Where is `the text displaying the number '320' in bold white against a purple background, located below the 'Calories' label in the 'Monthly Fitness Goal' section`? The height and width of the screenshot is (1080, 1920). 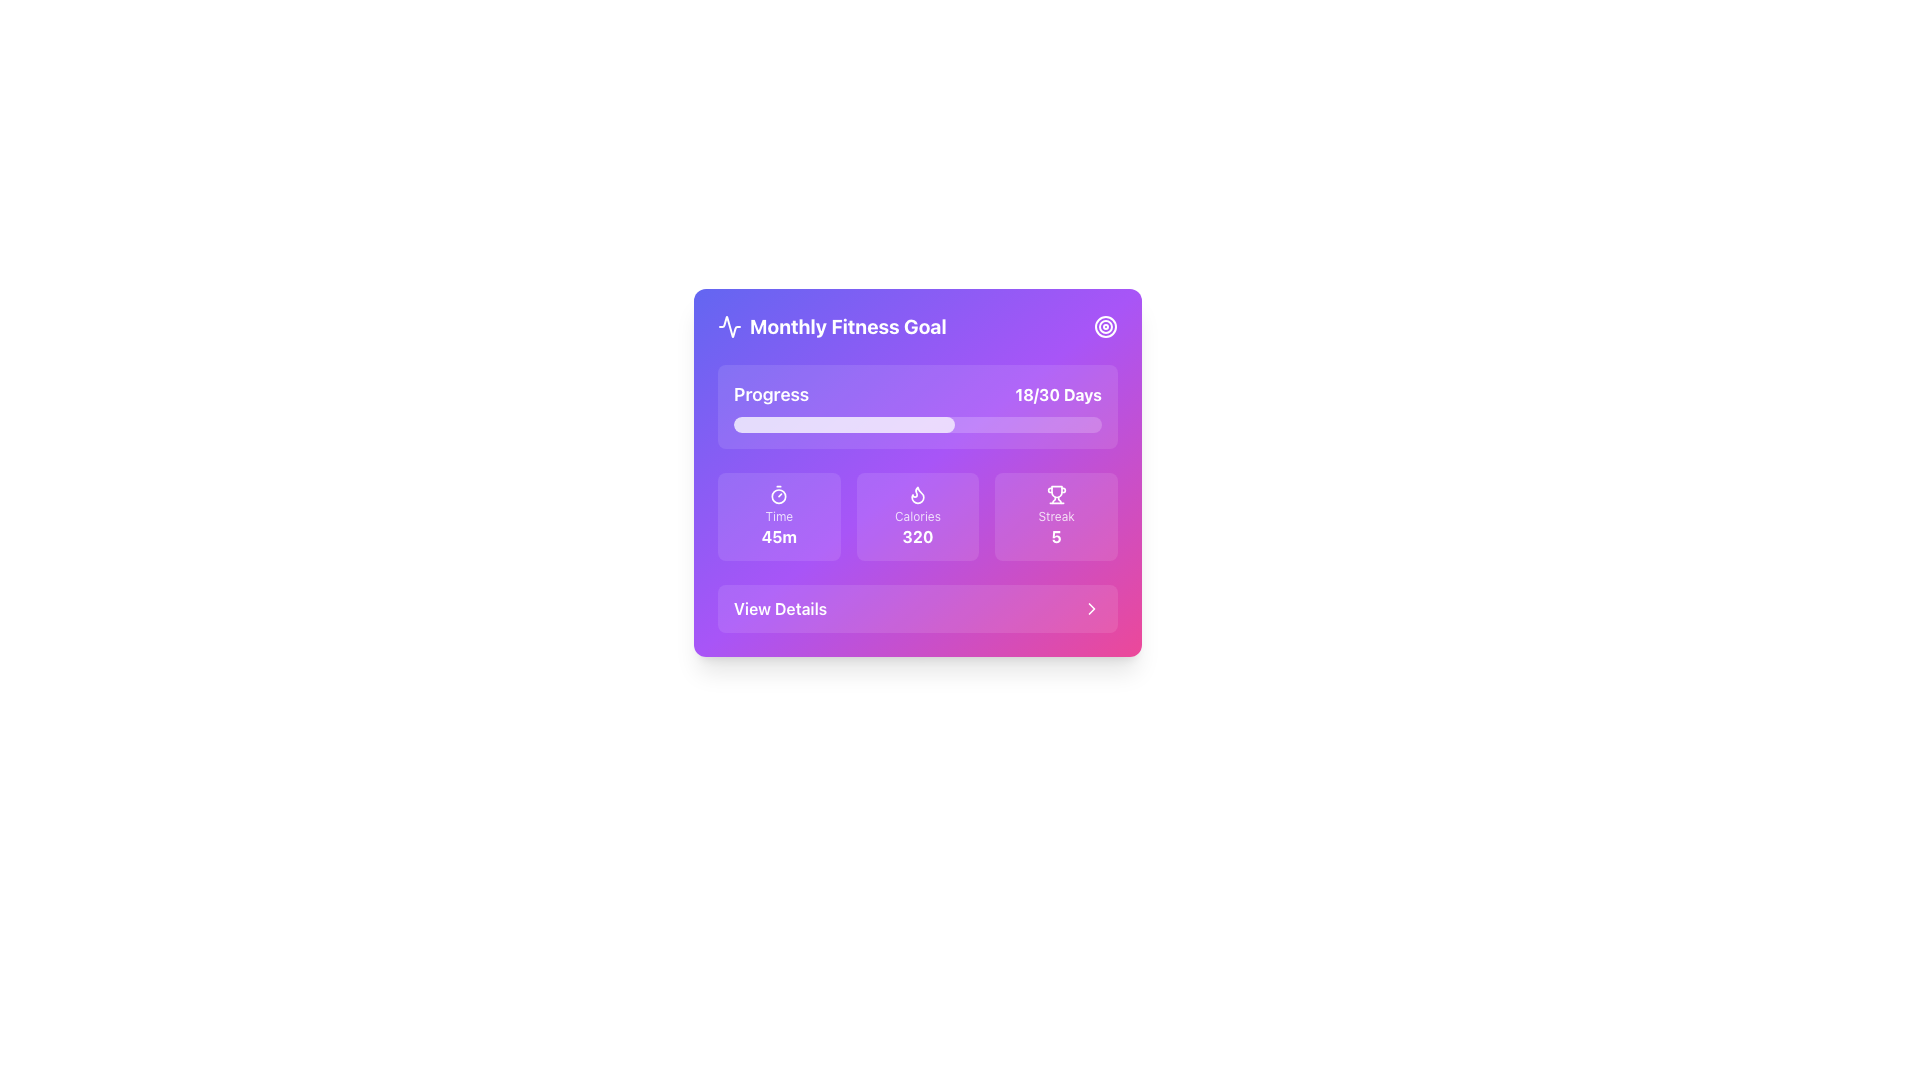
the text displaying the number '320' in bold white against a purple background, located below the 'Calories' label in the 'Monthly Fitness Goal' section is located at coordinates (916, 535).